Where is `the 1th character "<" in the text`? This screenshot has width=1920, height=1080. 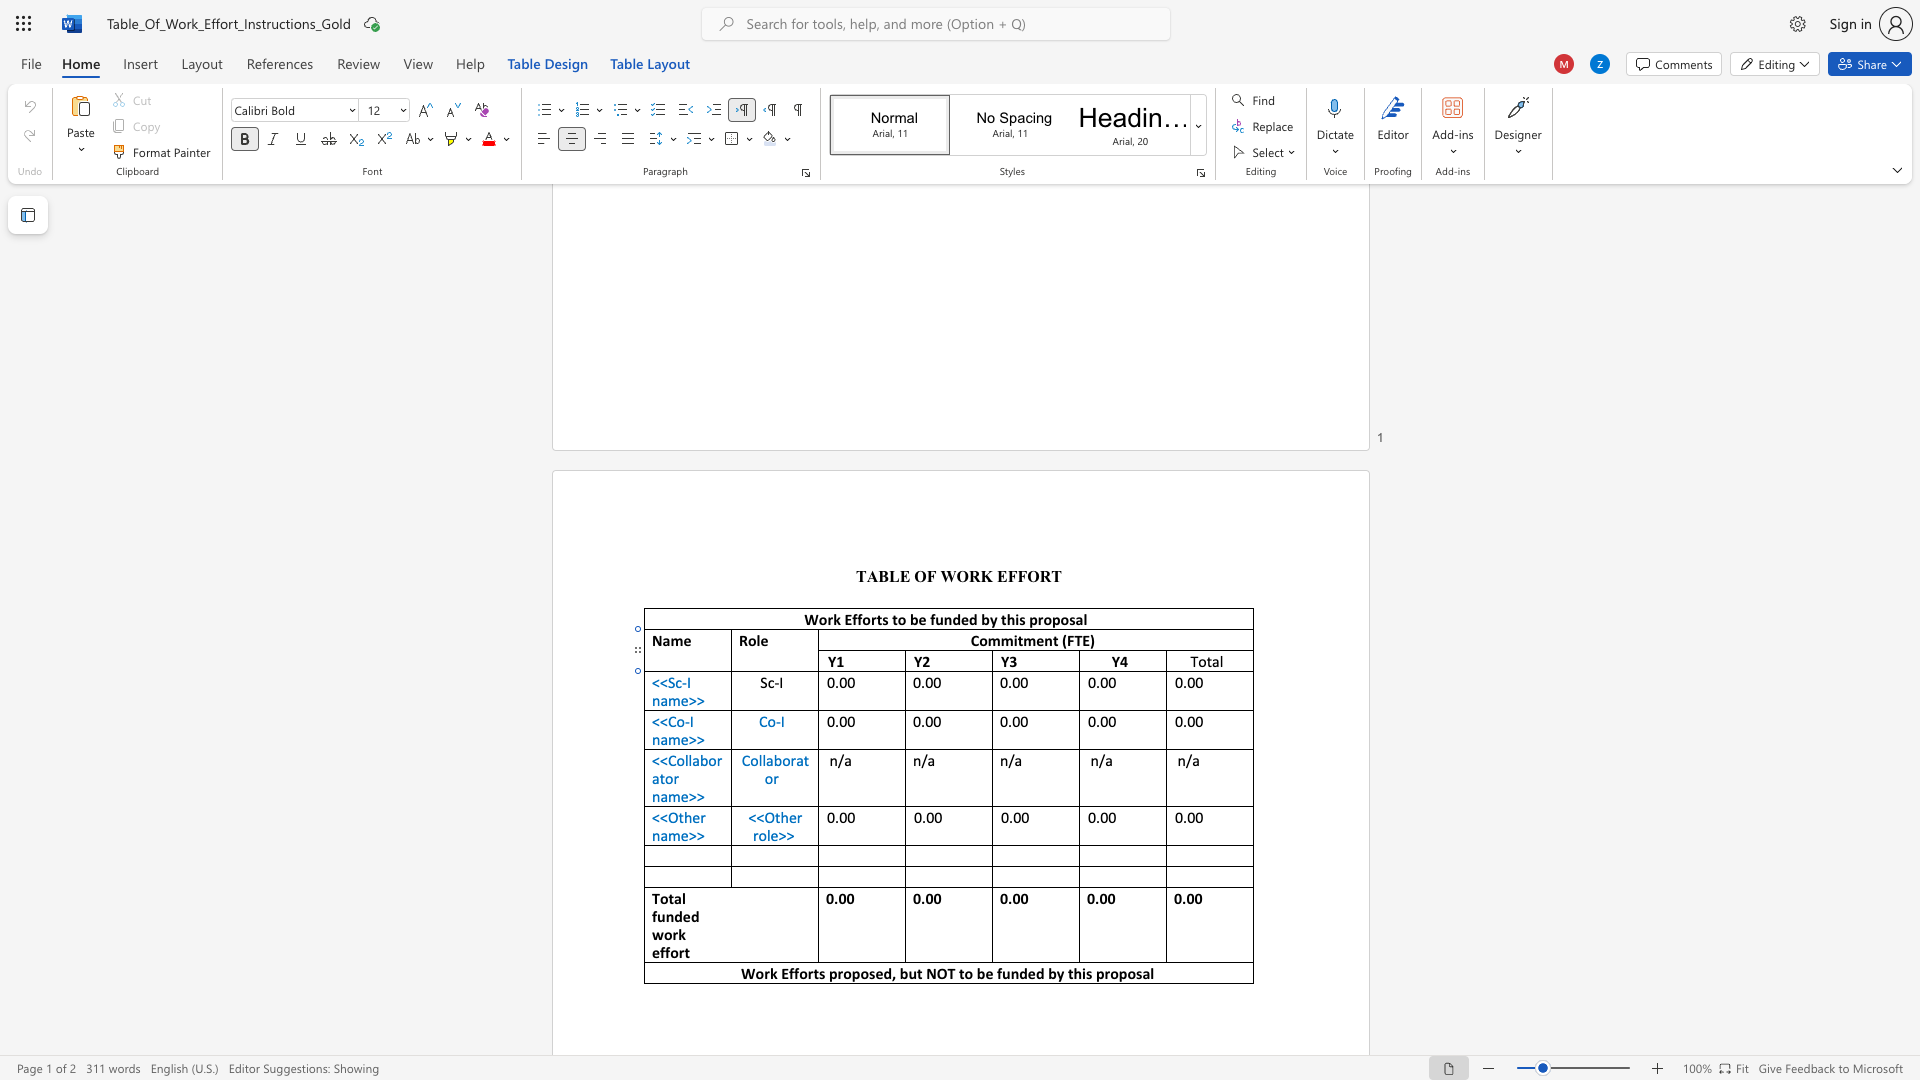
the 1th character "<" in the text is located at coordinates (656, 721).